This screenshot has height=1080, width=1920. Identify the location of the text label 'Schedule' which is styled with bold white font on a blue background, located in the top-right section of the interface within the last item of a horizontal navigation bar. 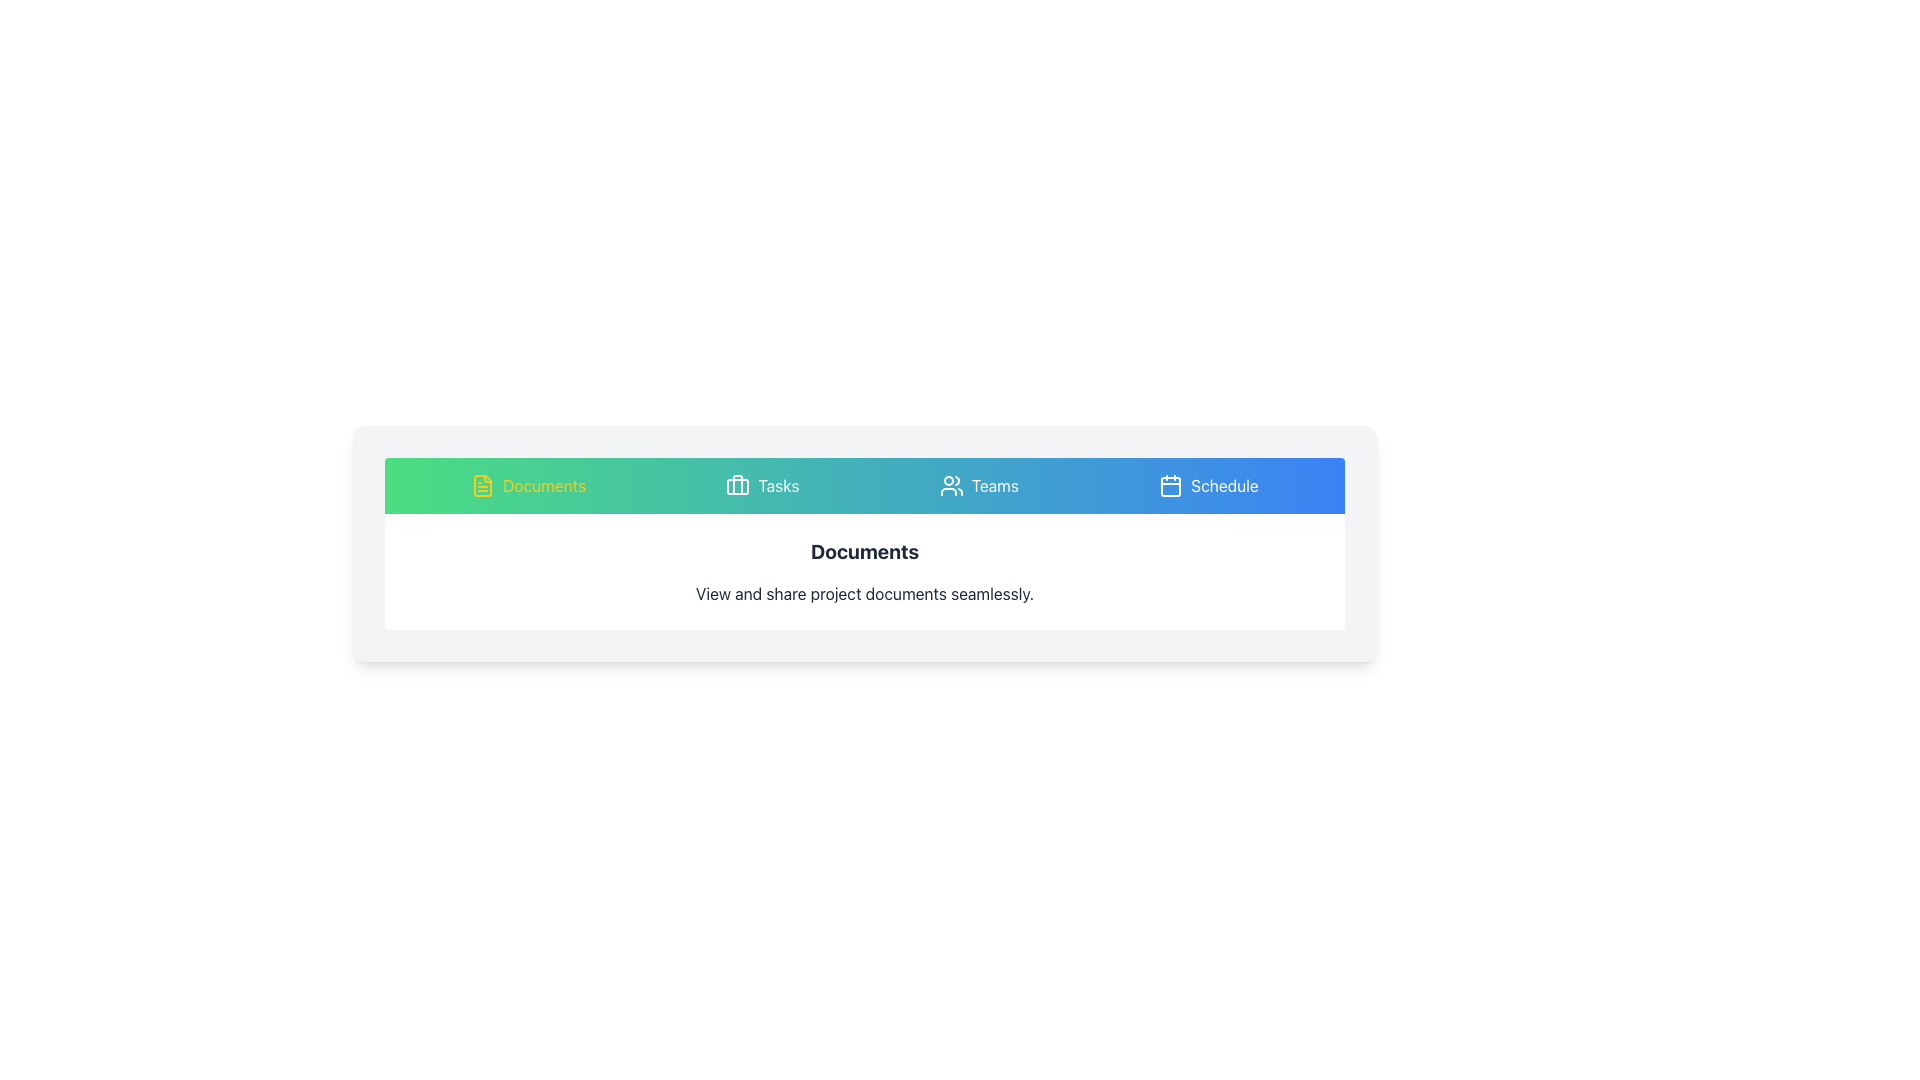
(1223, 486).